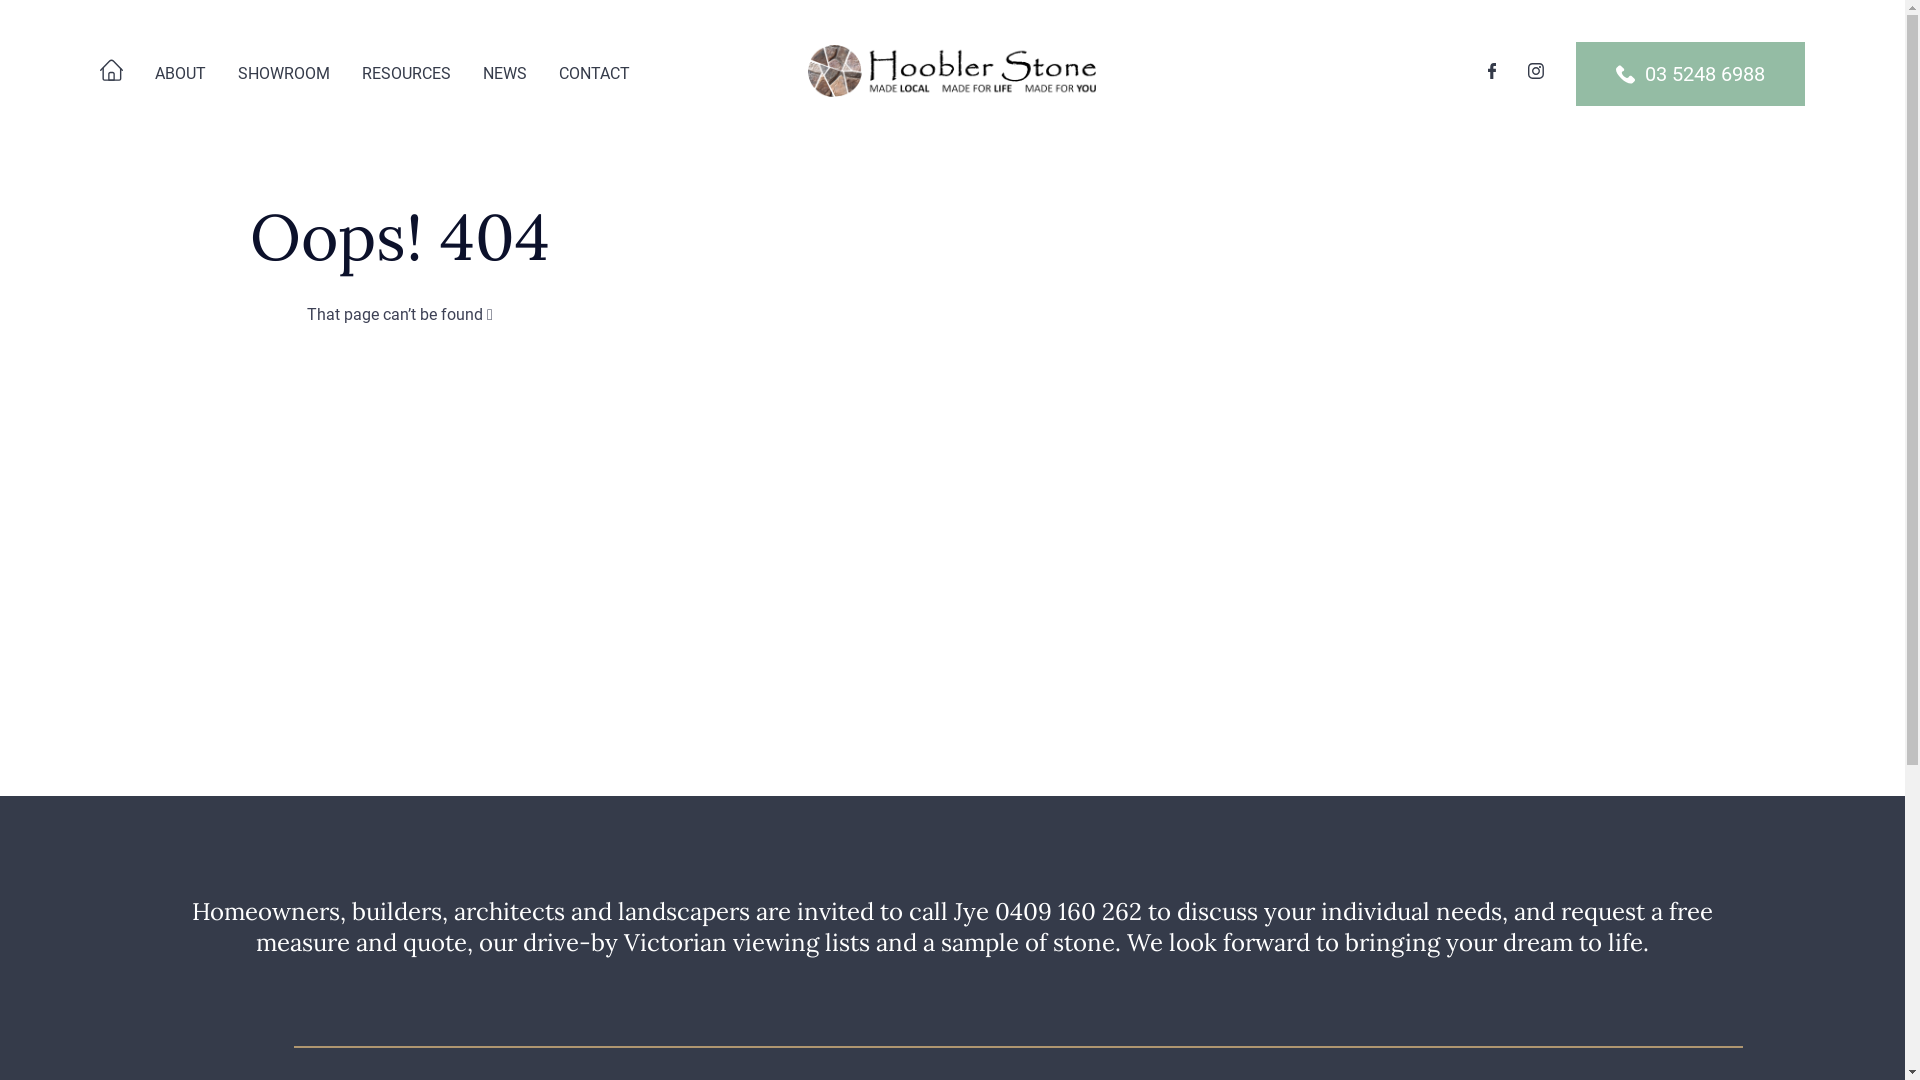 Image resolution: width=1920 pixels, height=1080 pixels. What do you see at coordinates (405, 72) in the screenshot?
I see `'RESOURCES'` at bounding box center [405, 72].